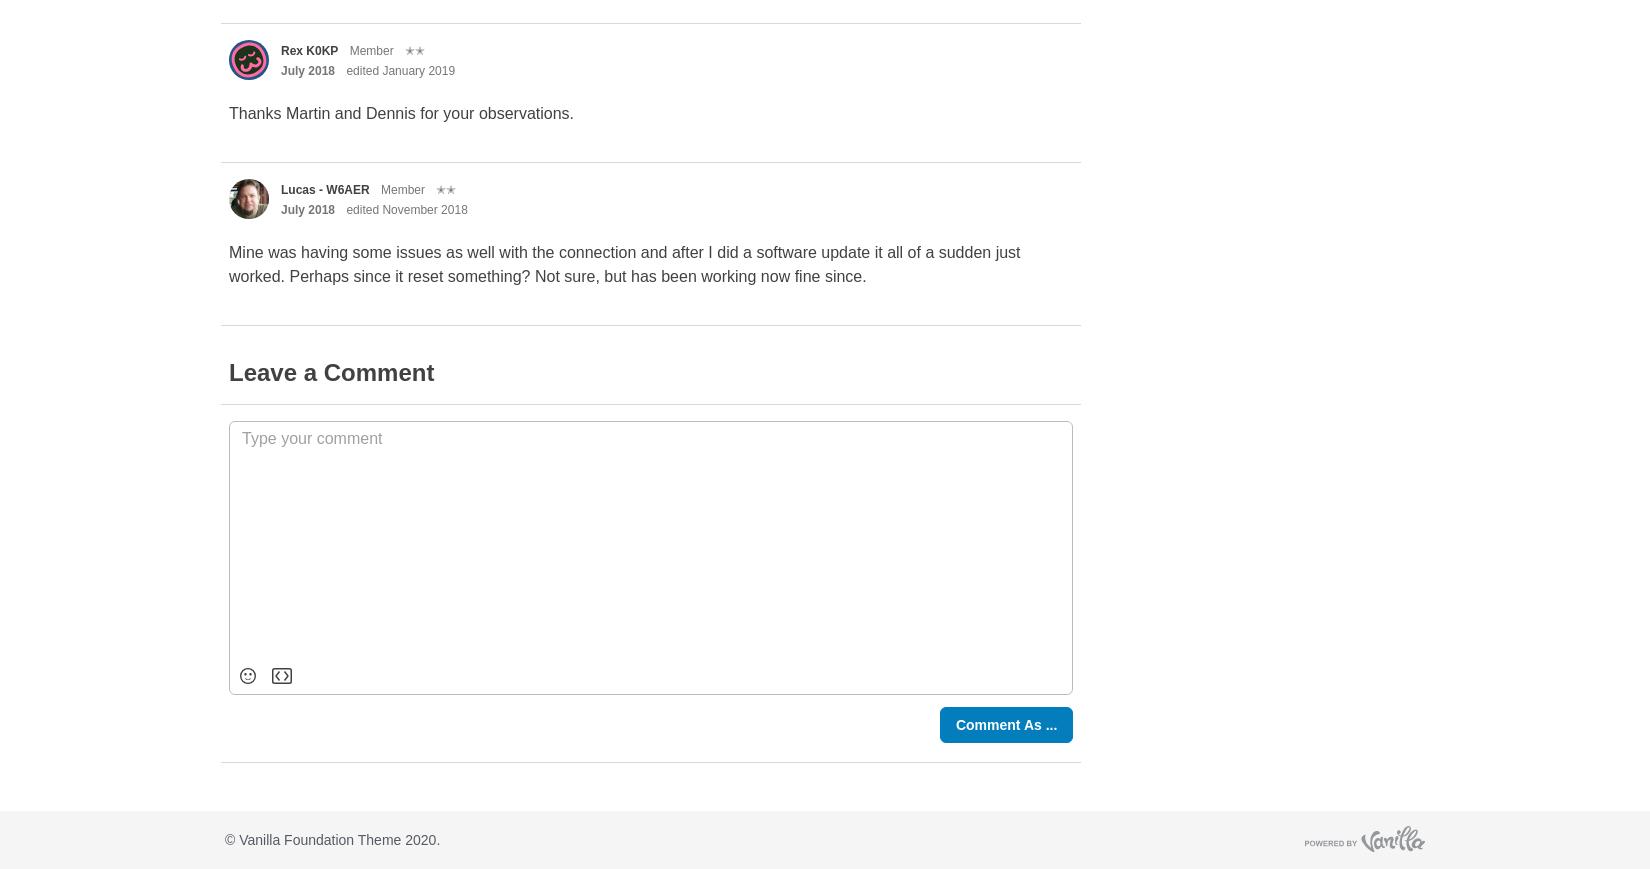  I want to click on 'edited January 2019', so click(400, 69).